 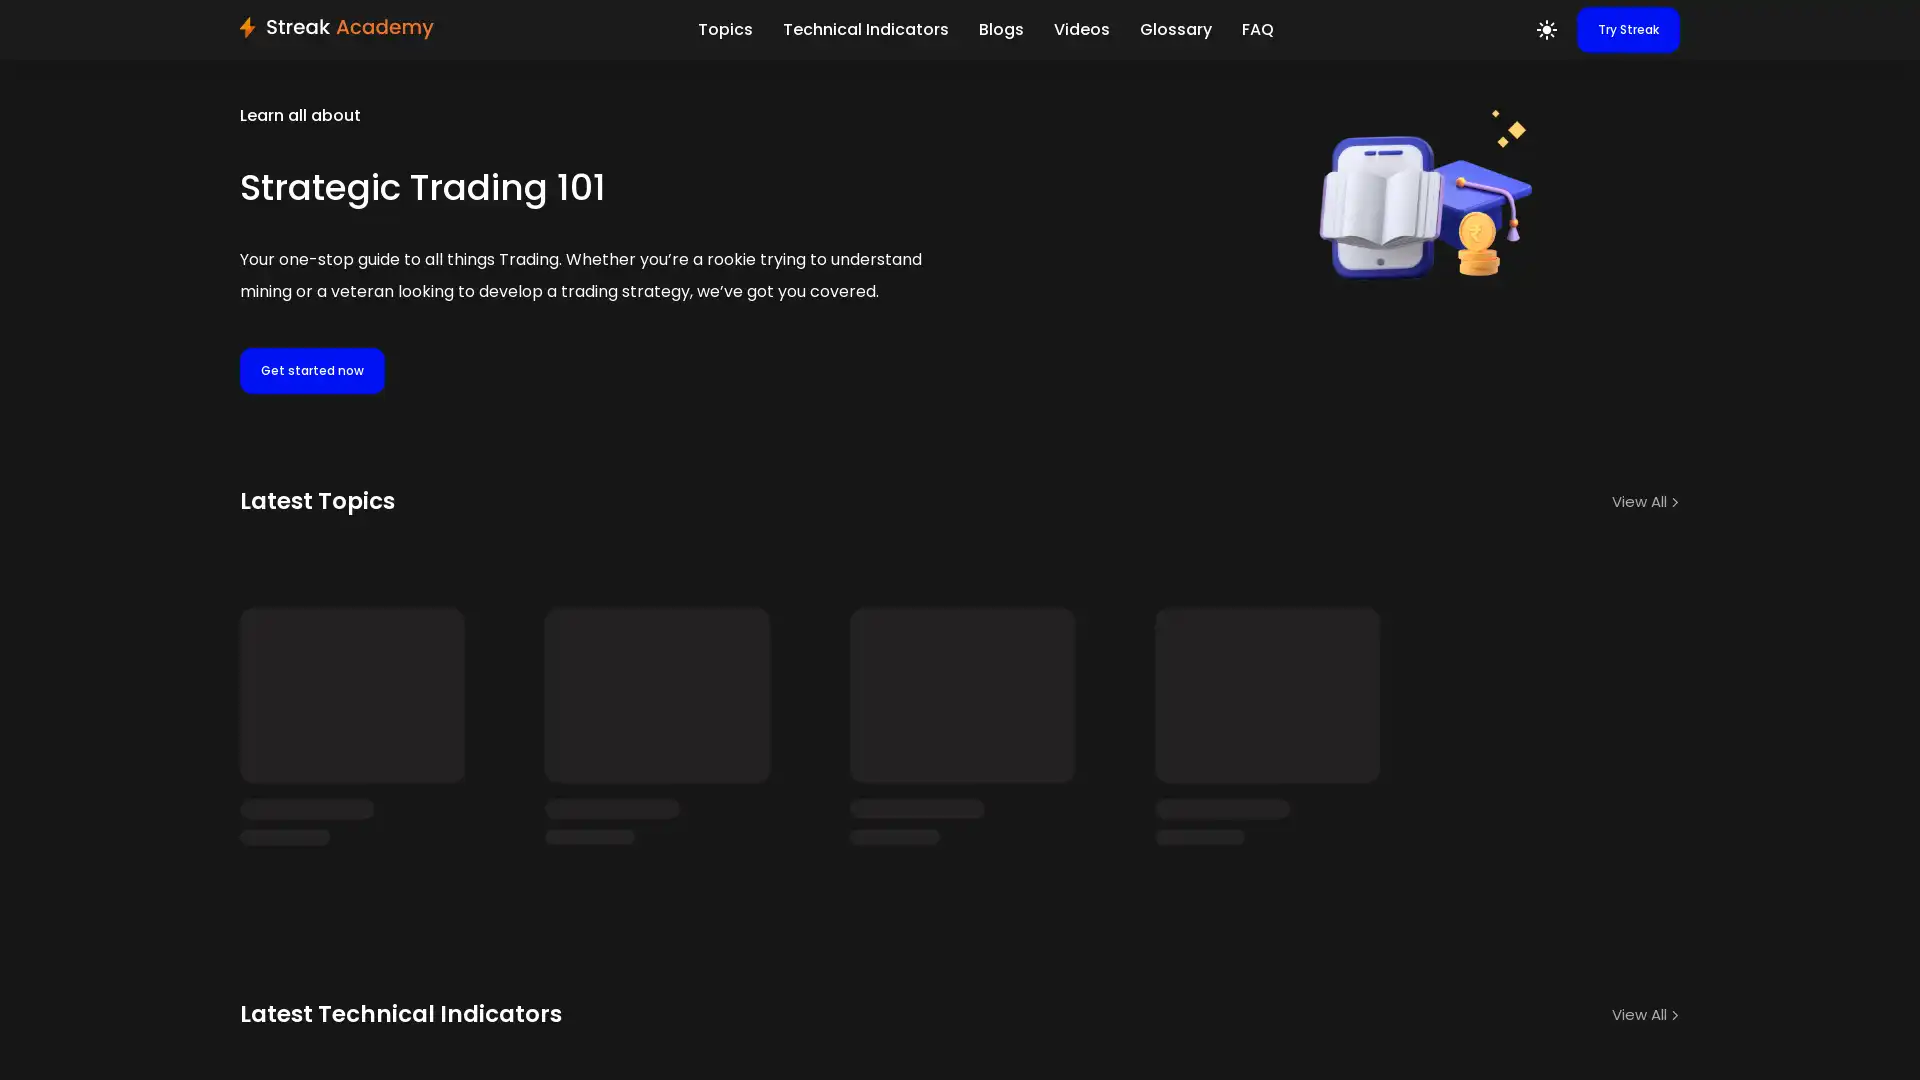 What do you see at coordinates (723, 30) in the screenshot?
I see `Topics` at bounding box center [723, 30].